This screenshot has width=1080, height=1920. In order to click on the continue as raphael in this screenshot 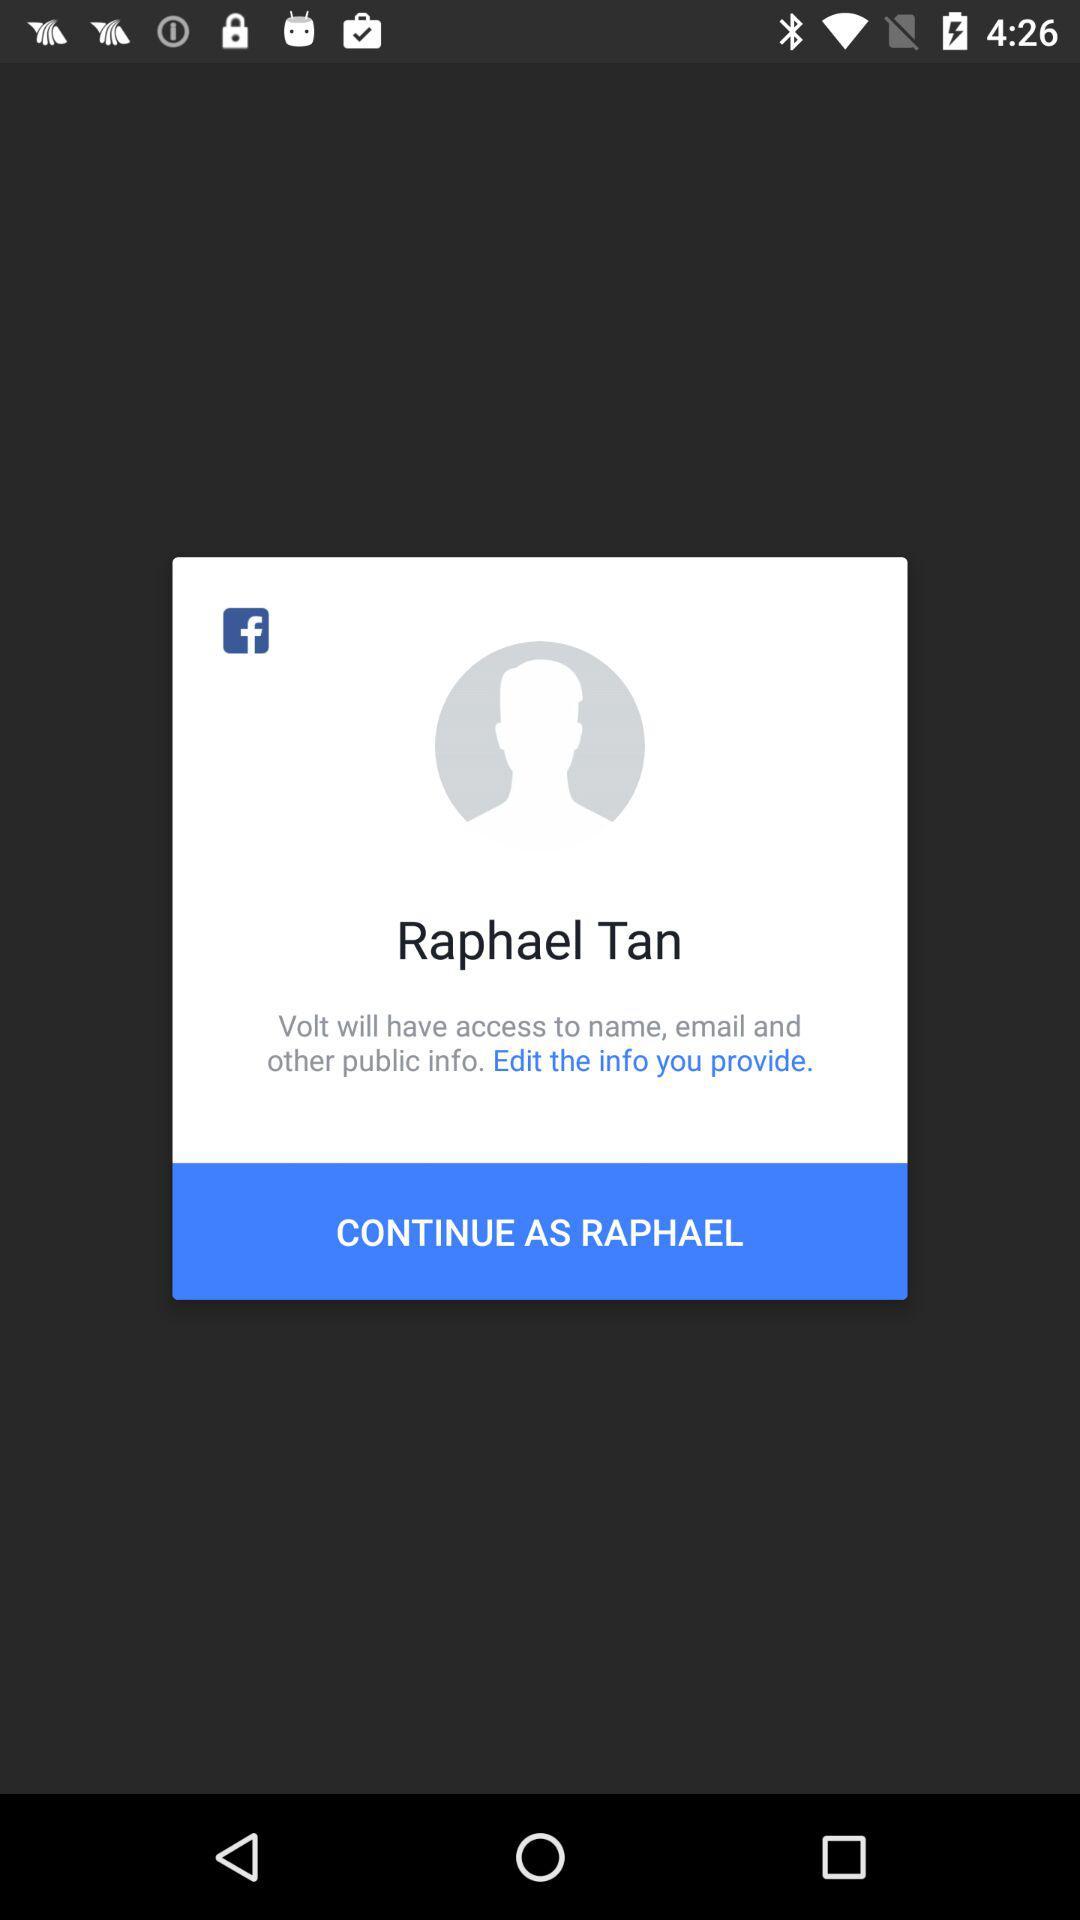, I will do `click(540, 1230)`.